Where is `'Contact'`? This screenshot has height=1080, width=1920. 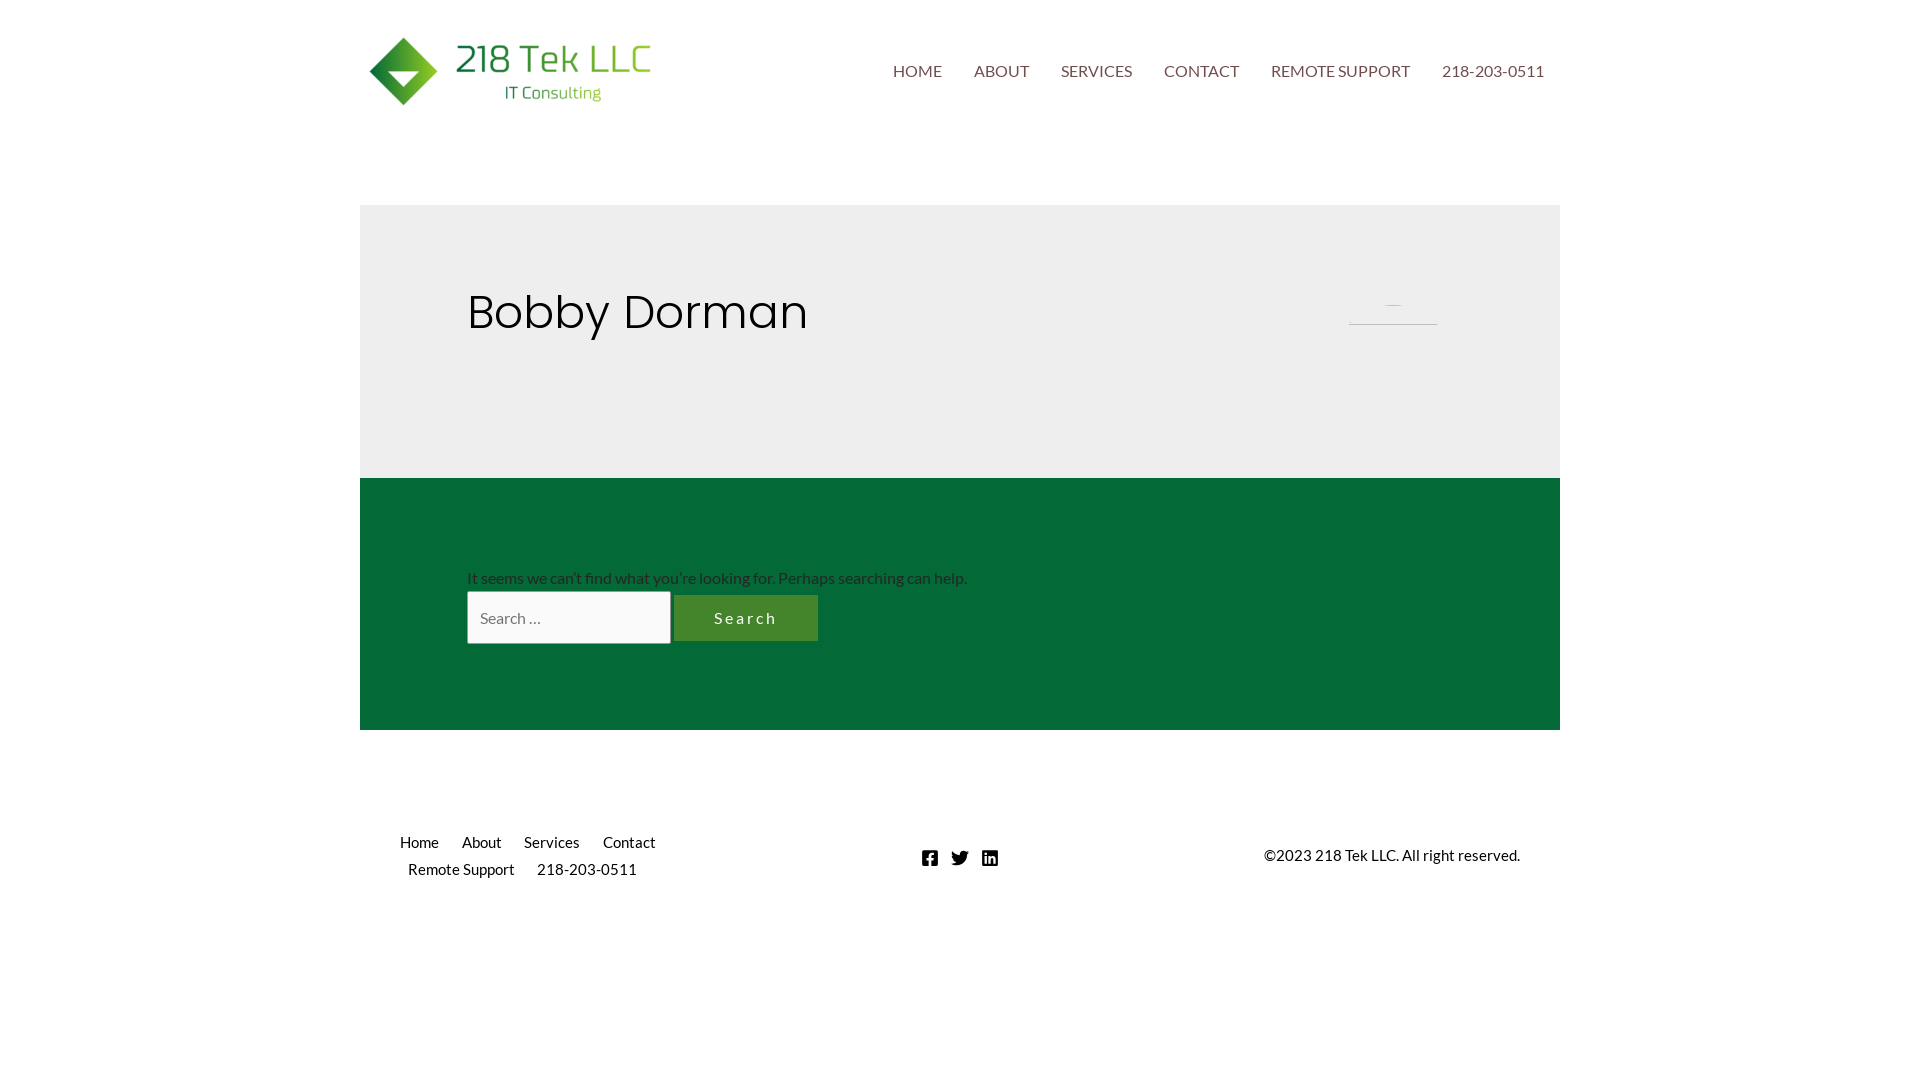
'Contact' is located at coordinates (594, 842).